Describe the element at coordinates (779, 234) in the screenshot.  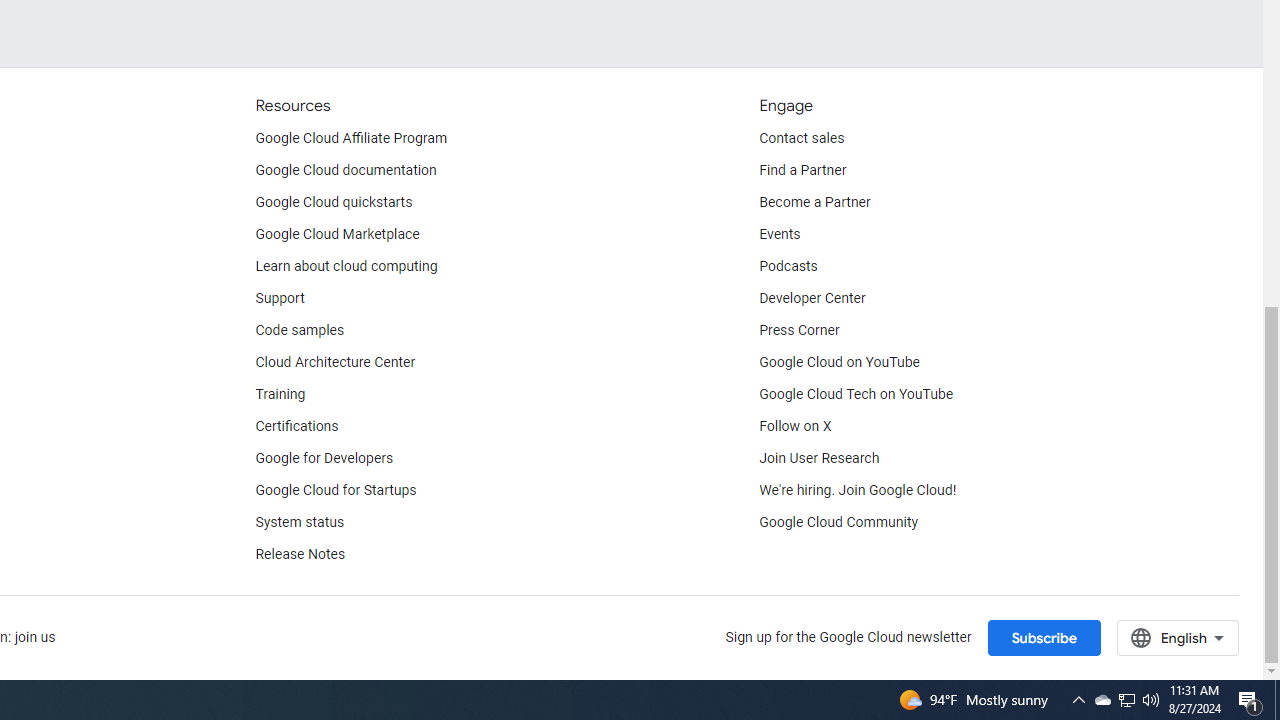
I see `'Events'` at that location.